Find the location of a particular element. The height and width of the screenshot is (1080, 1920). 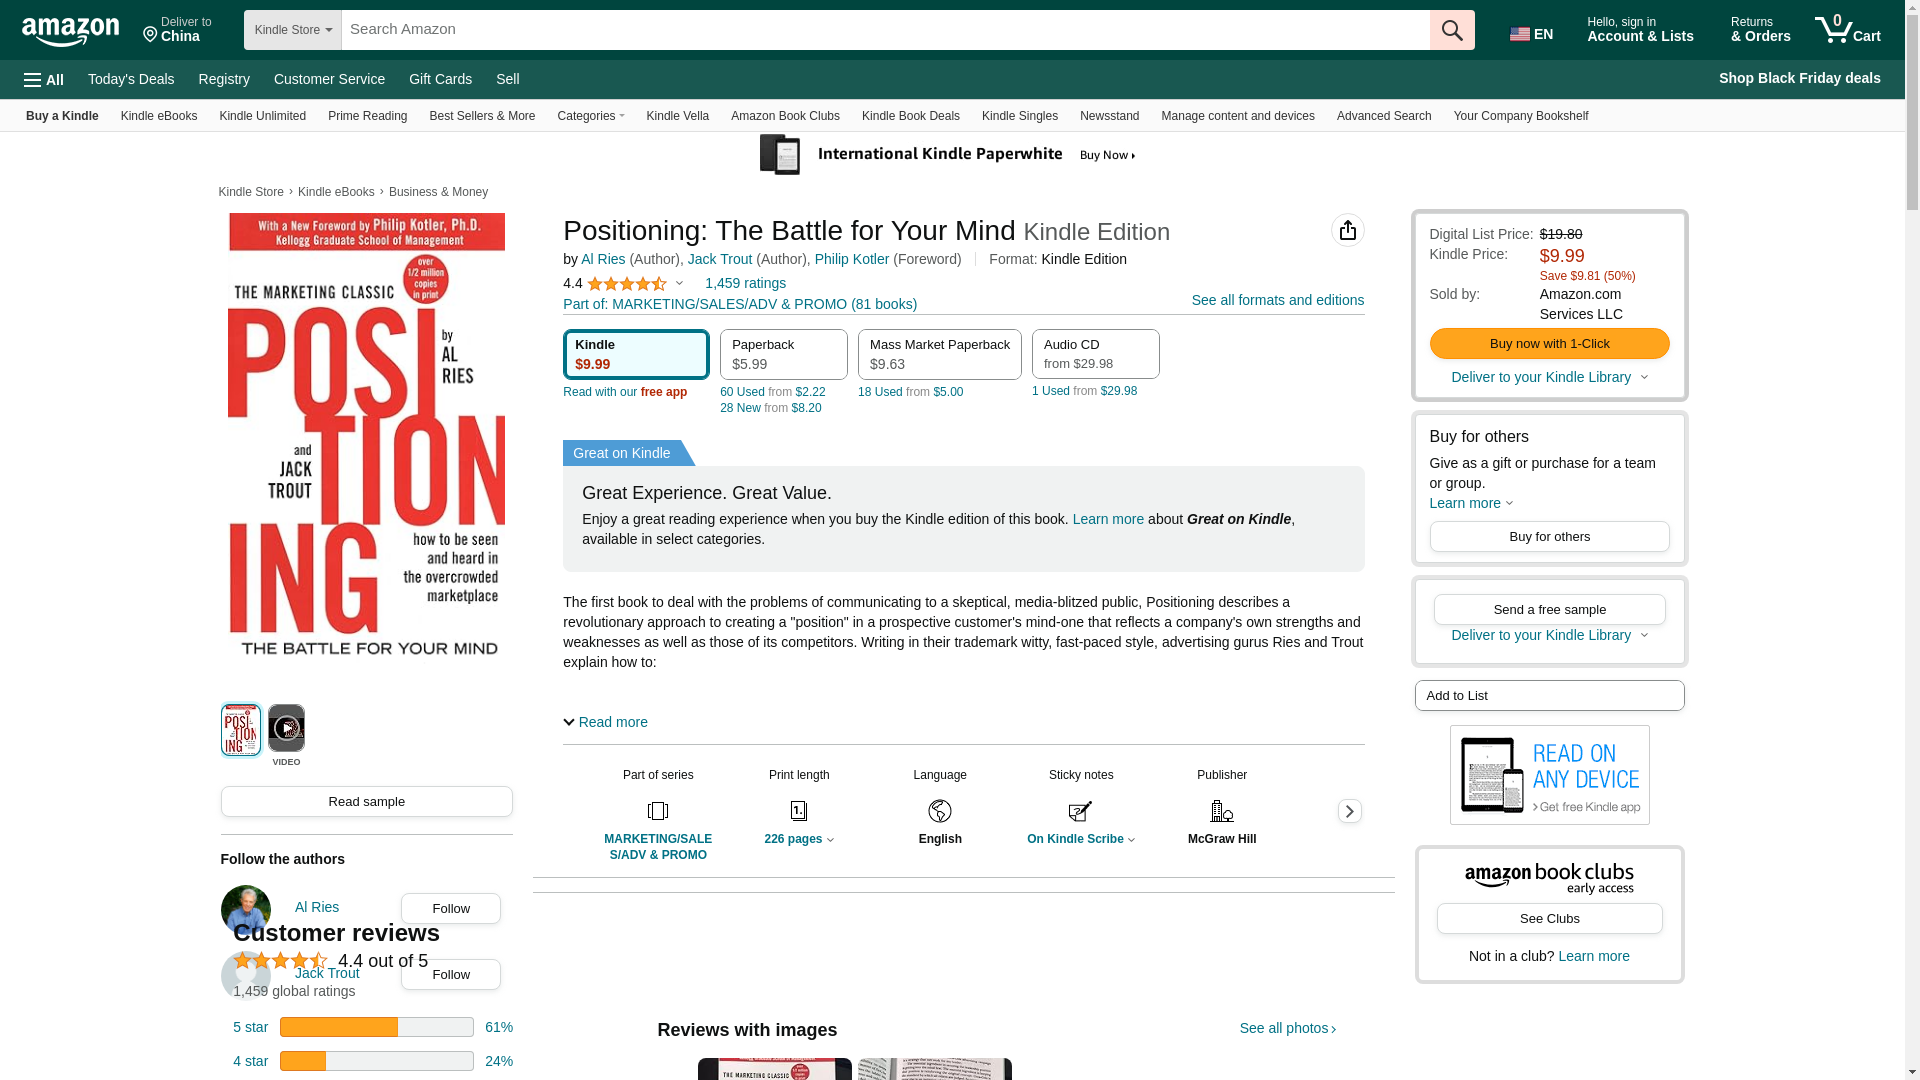

'All' is located at coordinates (14, 78).